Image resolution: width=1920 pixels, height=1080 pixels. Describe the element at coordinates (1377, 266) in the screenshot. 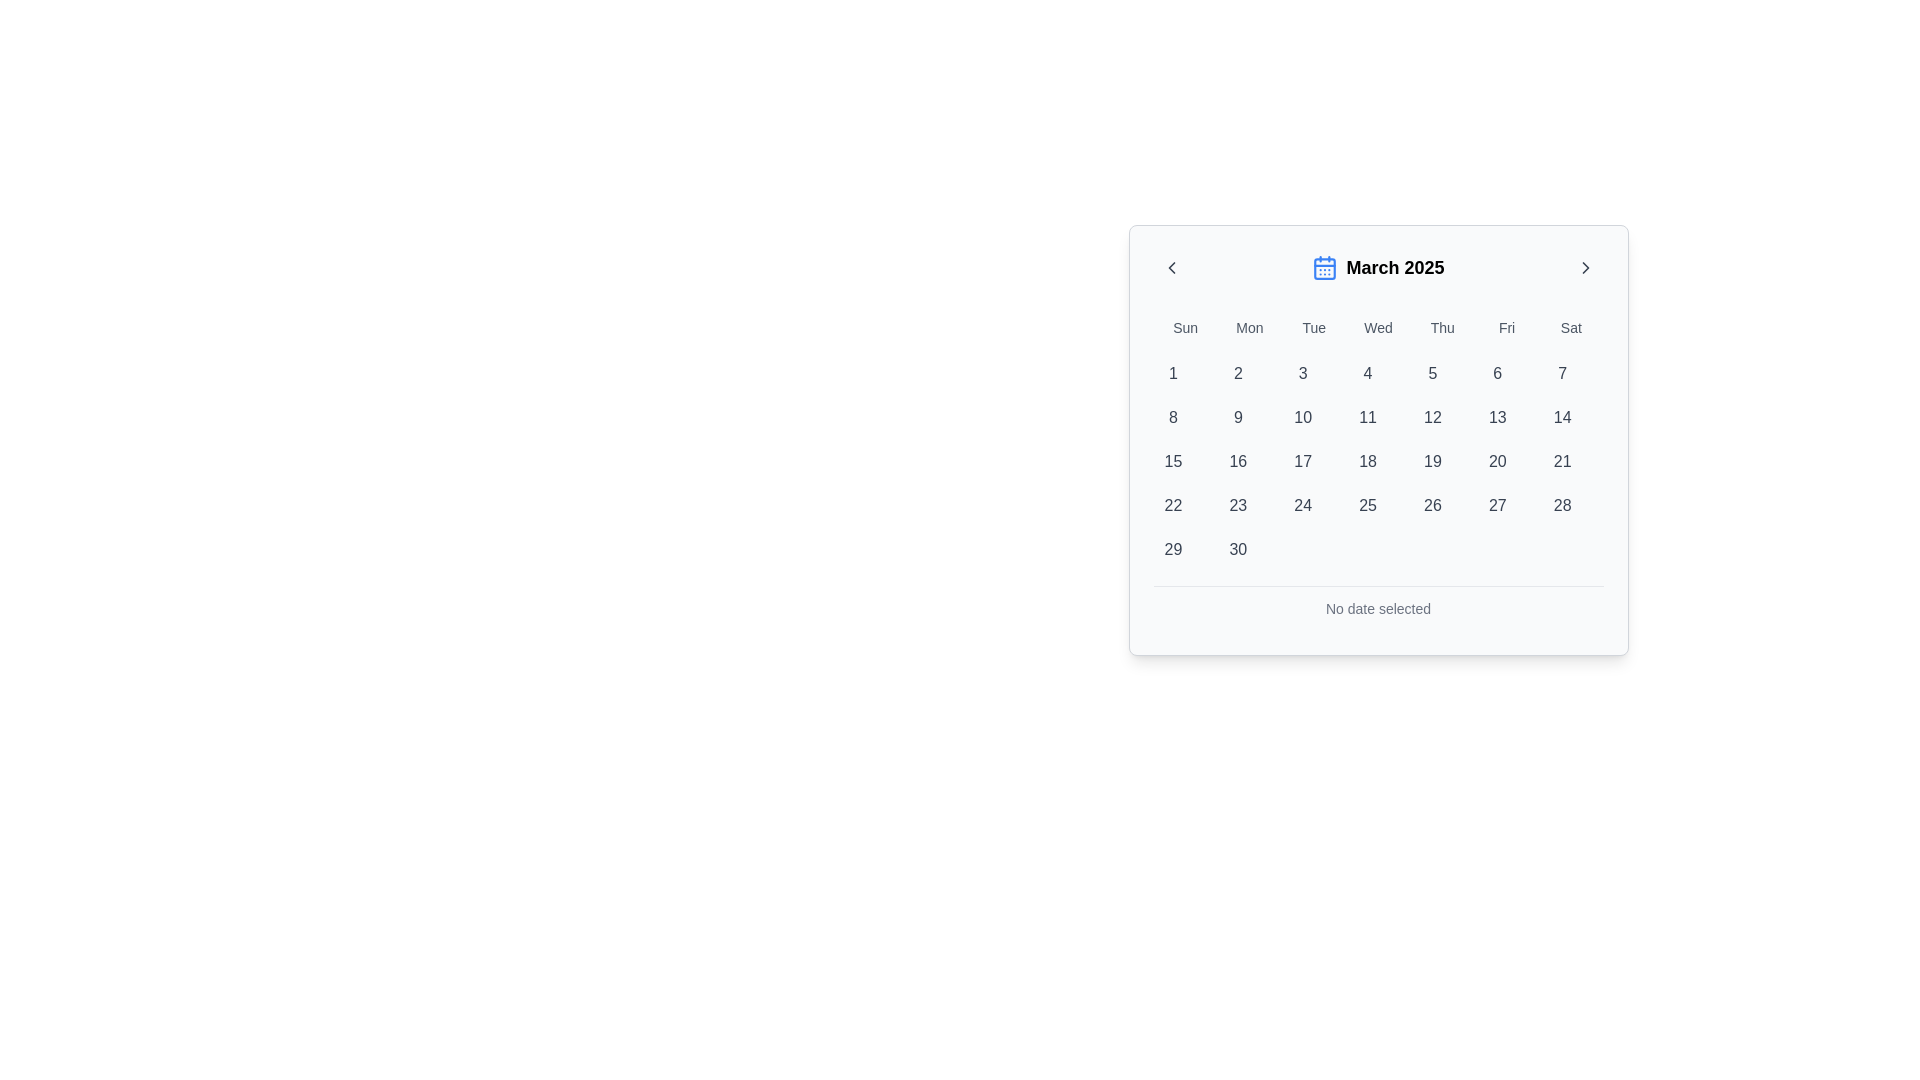

I see `the calendar icon that displays the currently selected month and year, located at the center of the calendar view` at that location.